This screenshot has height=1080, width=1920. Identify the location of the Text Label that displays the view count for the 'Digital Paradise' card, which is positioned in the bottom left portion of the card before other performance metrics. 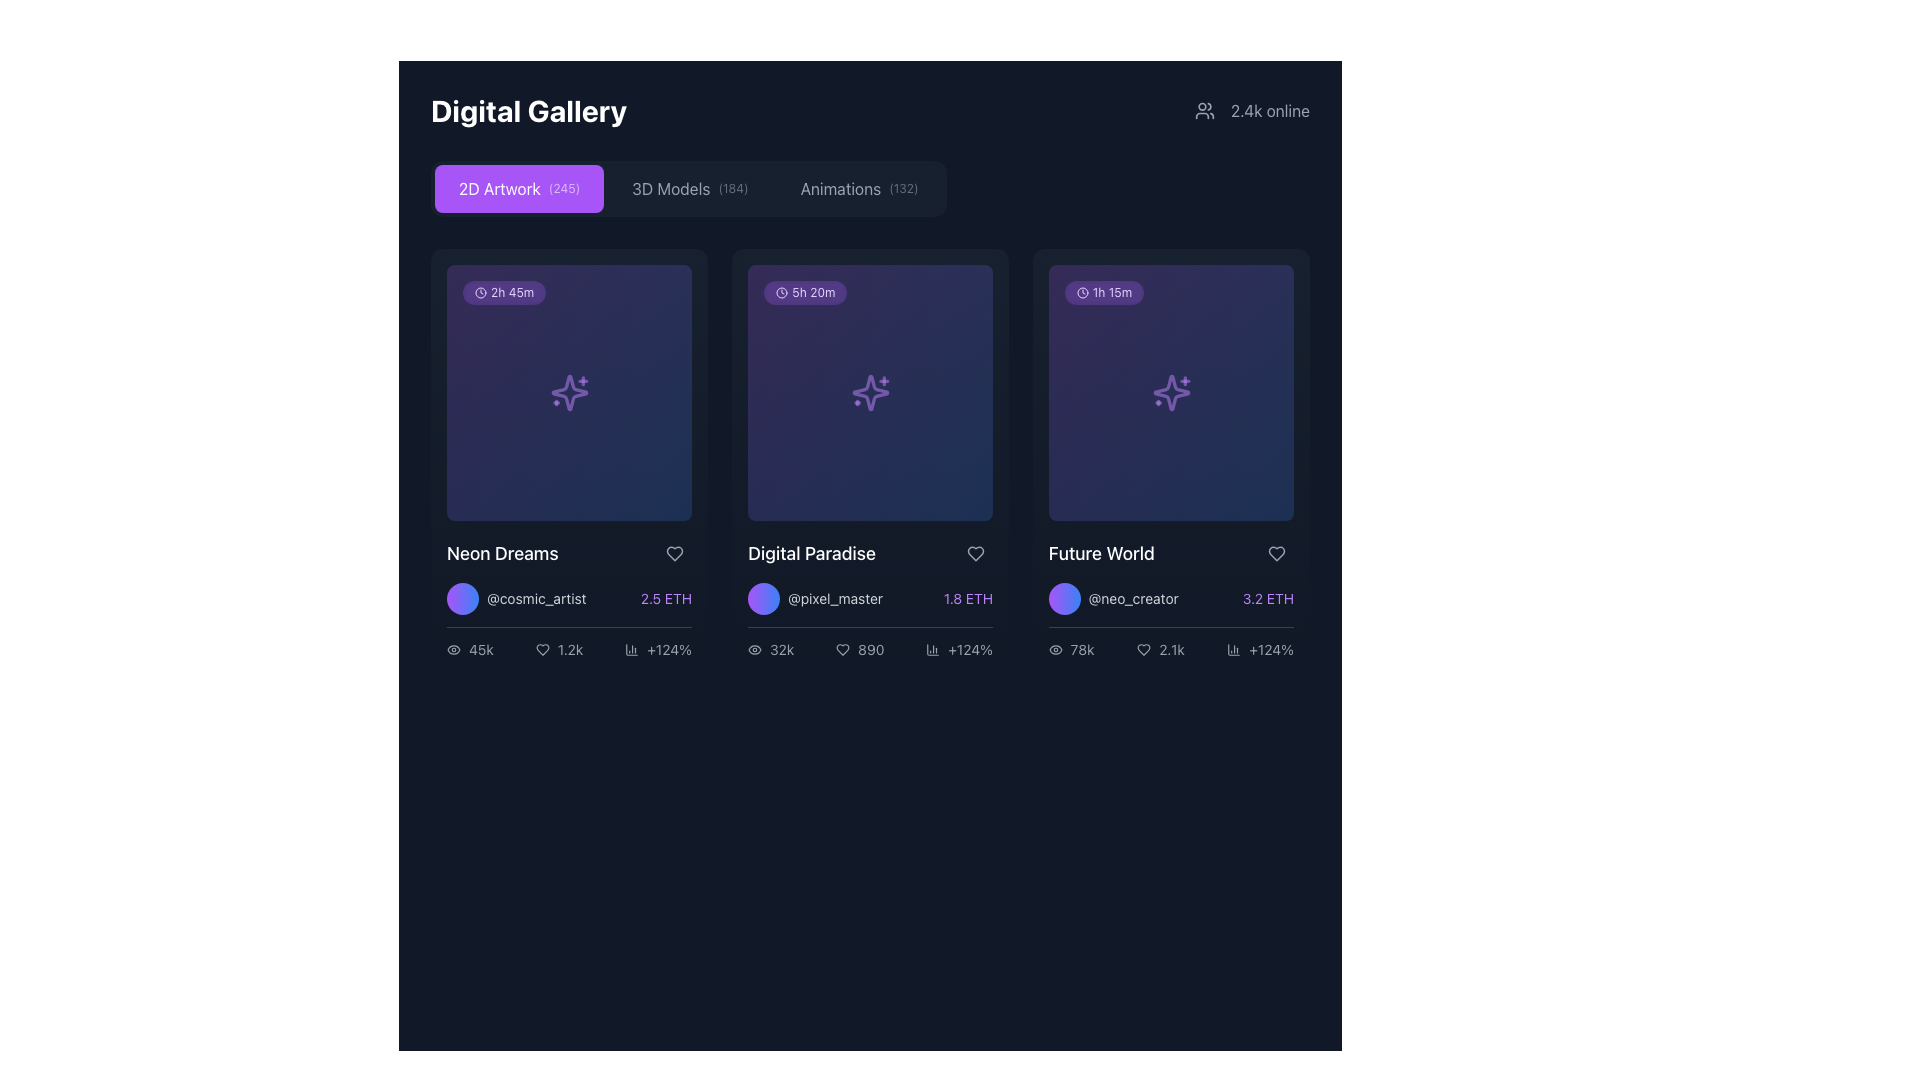
(770, 650).